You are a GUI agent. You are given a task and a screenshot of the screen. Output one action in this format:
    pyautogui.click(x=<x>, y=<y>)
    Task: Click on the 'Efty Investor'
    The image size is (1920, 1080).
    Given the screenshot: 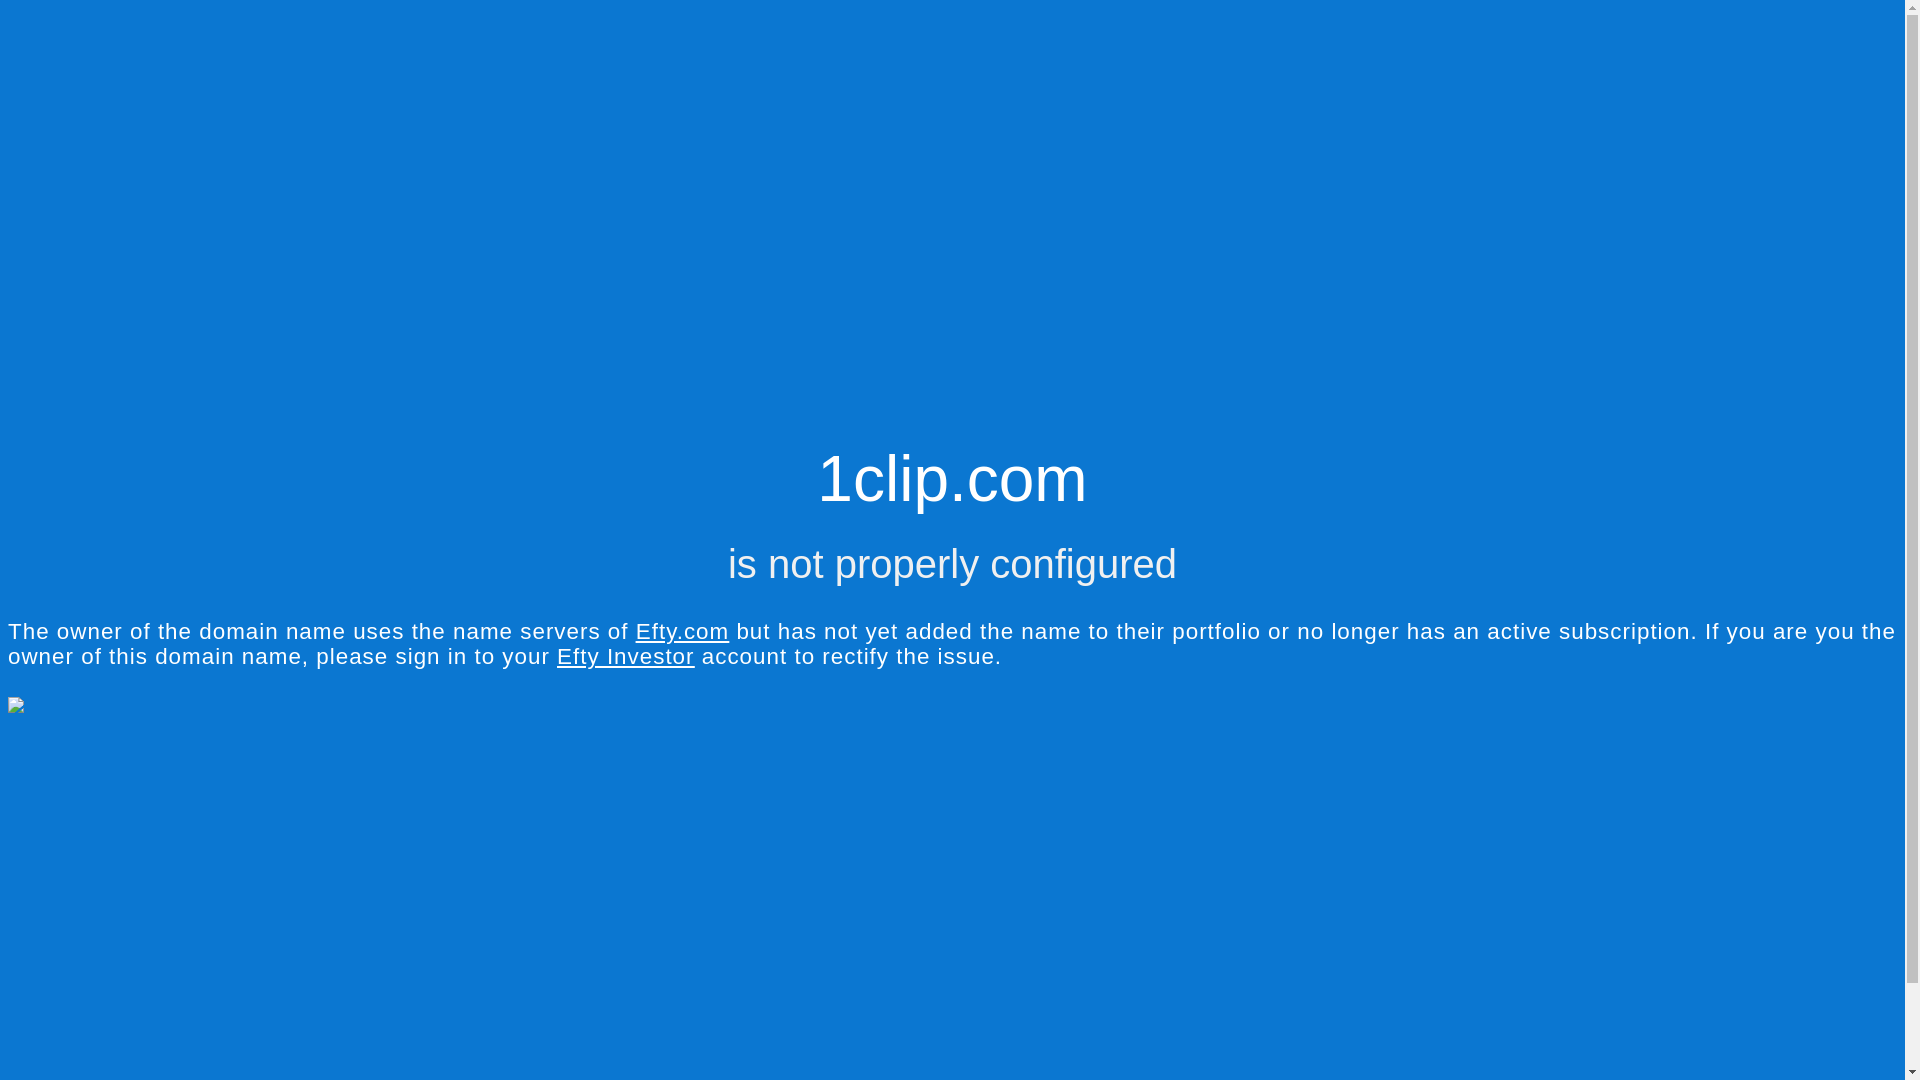 What is the action you would take?
    pyautogui.click(x=624, y=656)
    